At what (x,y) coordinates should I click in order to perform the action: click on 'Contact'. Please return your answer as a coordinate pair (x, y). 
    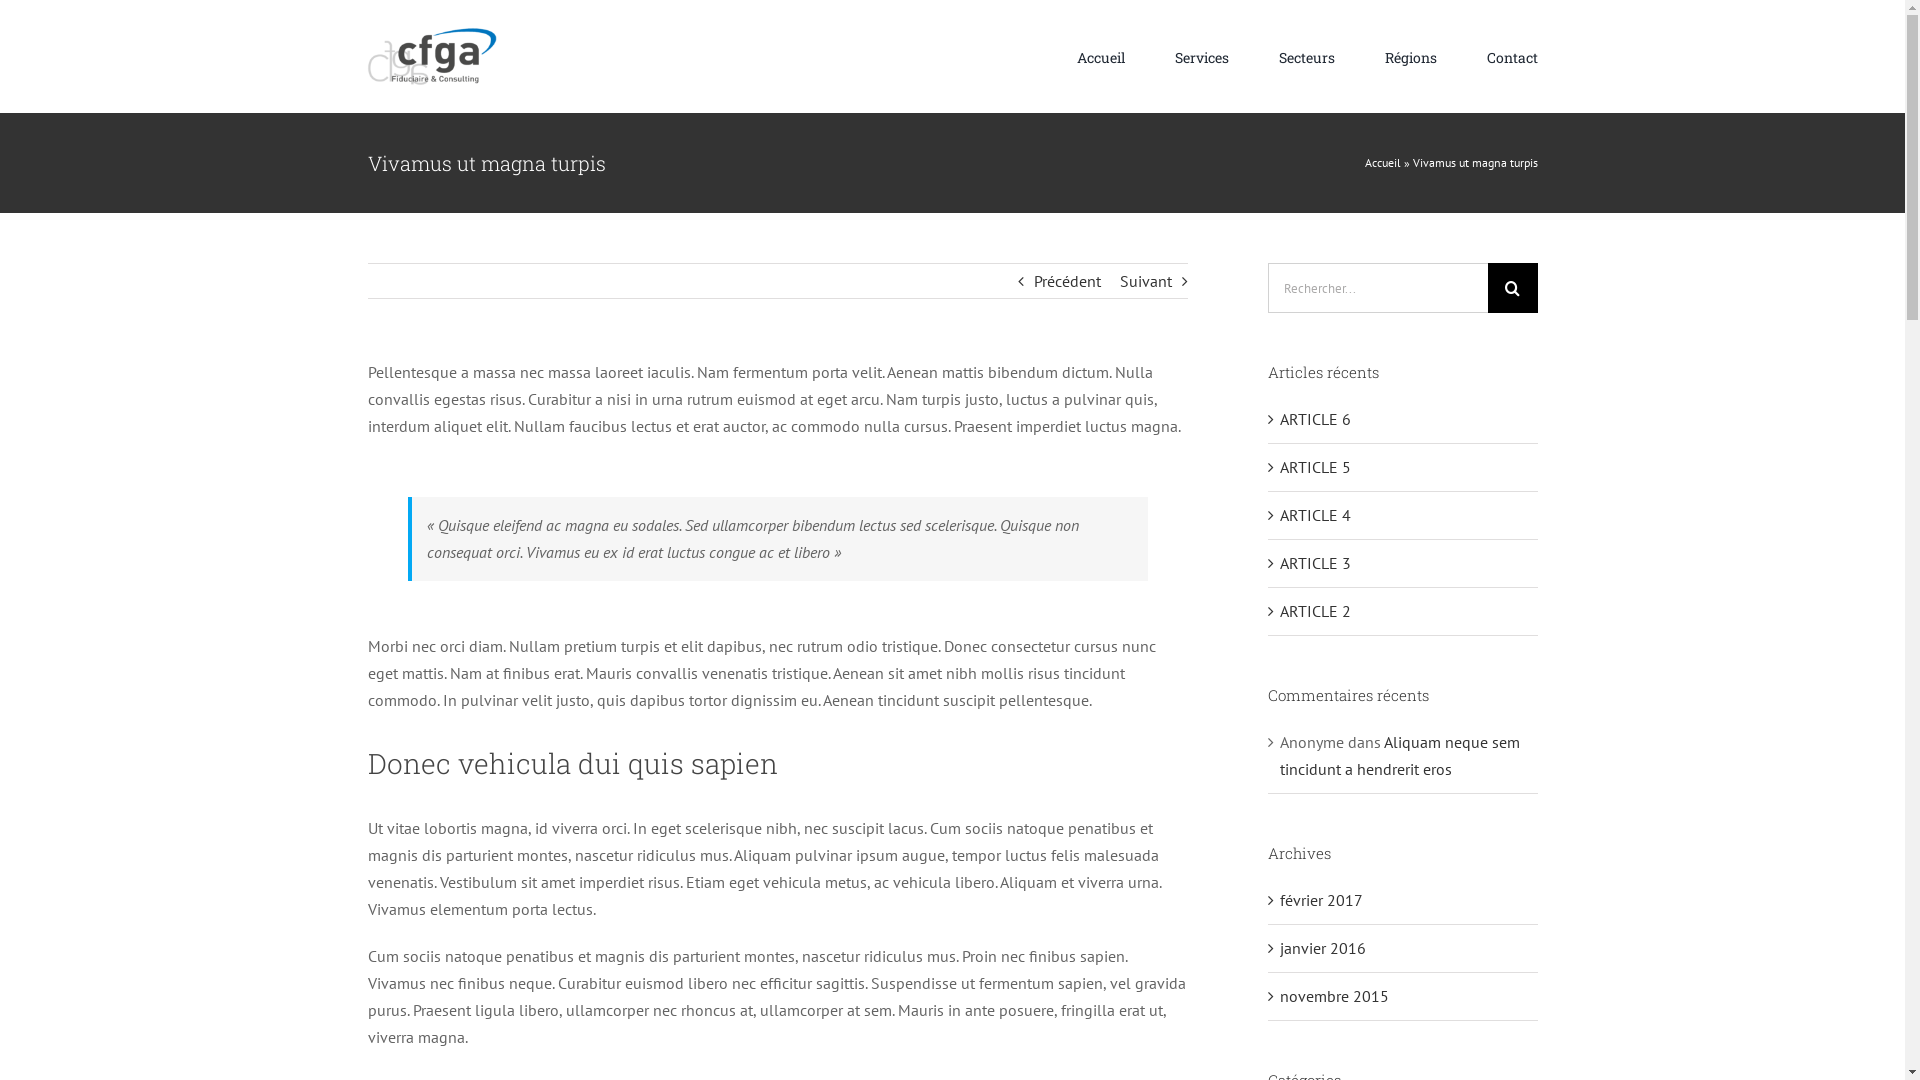
    Looking at the image, I should click on (1512, 56).